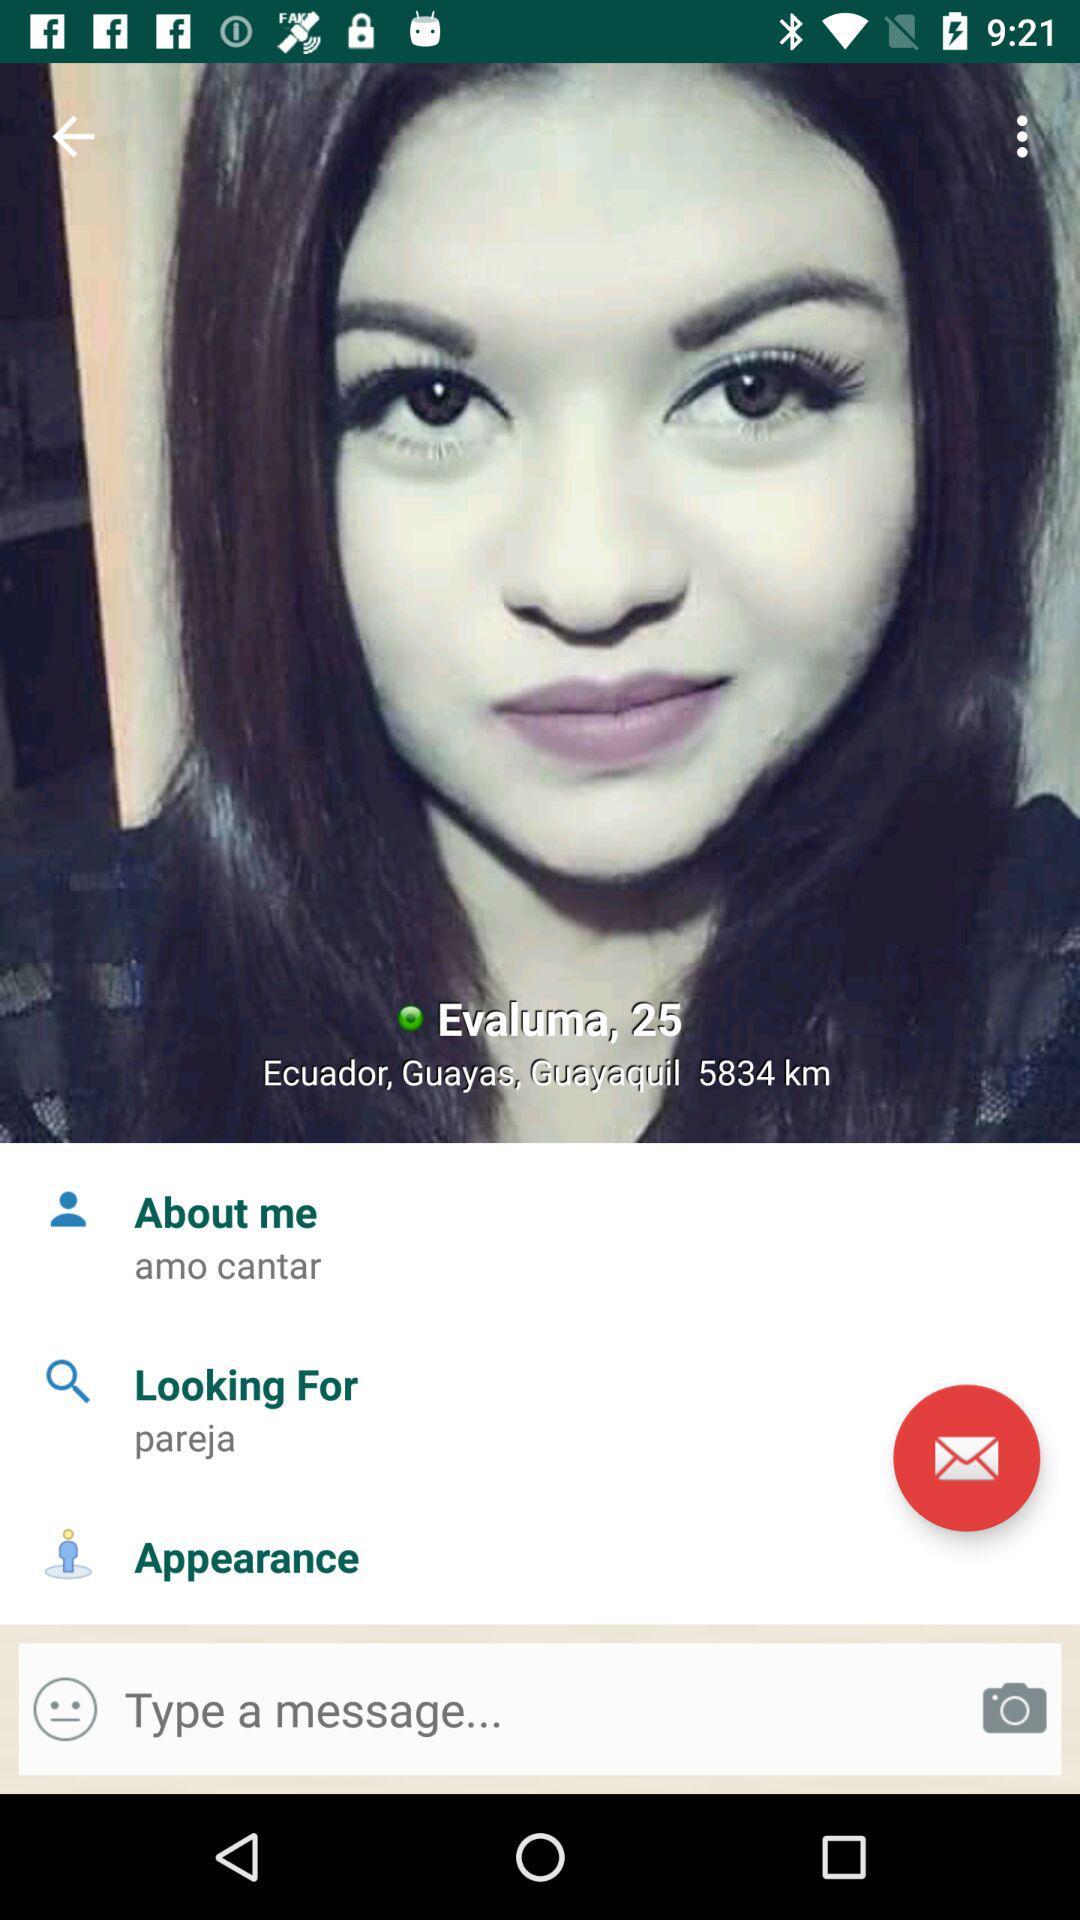 This screenshot has width=1080, height=1920. Describe the element at coordinates (965, 1458) in the screenshot. I see `the email icon` at that location.